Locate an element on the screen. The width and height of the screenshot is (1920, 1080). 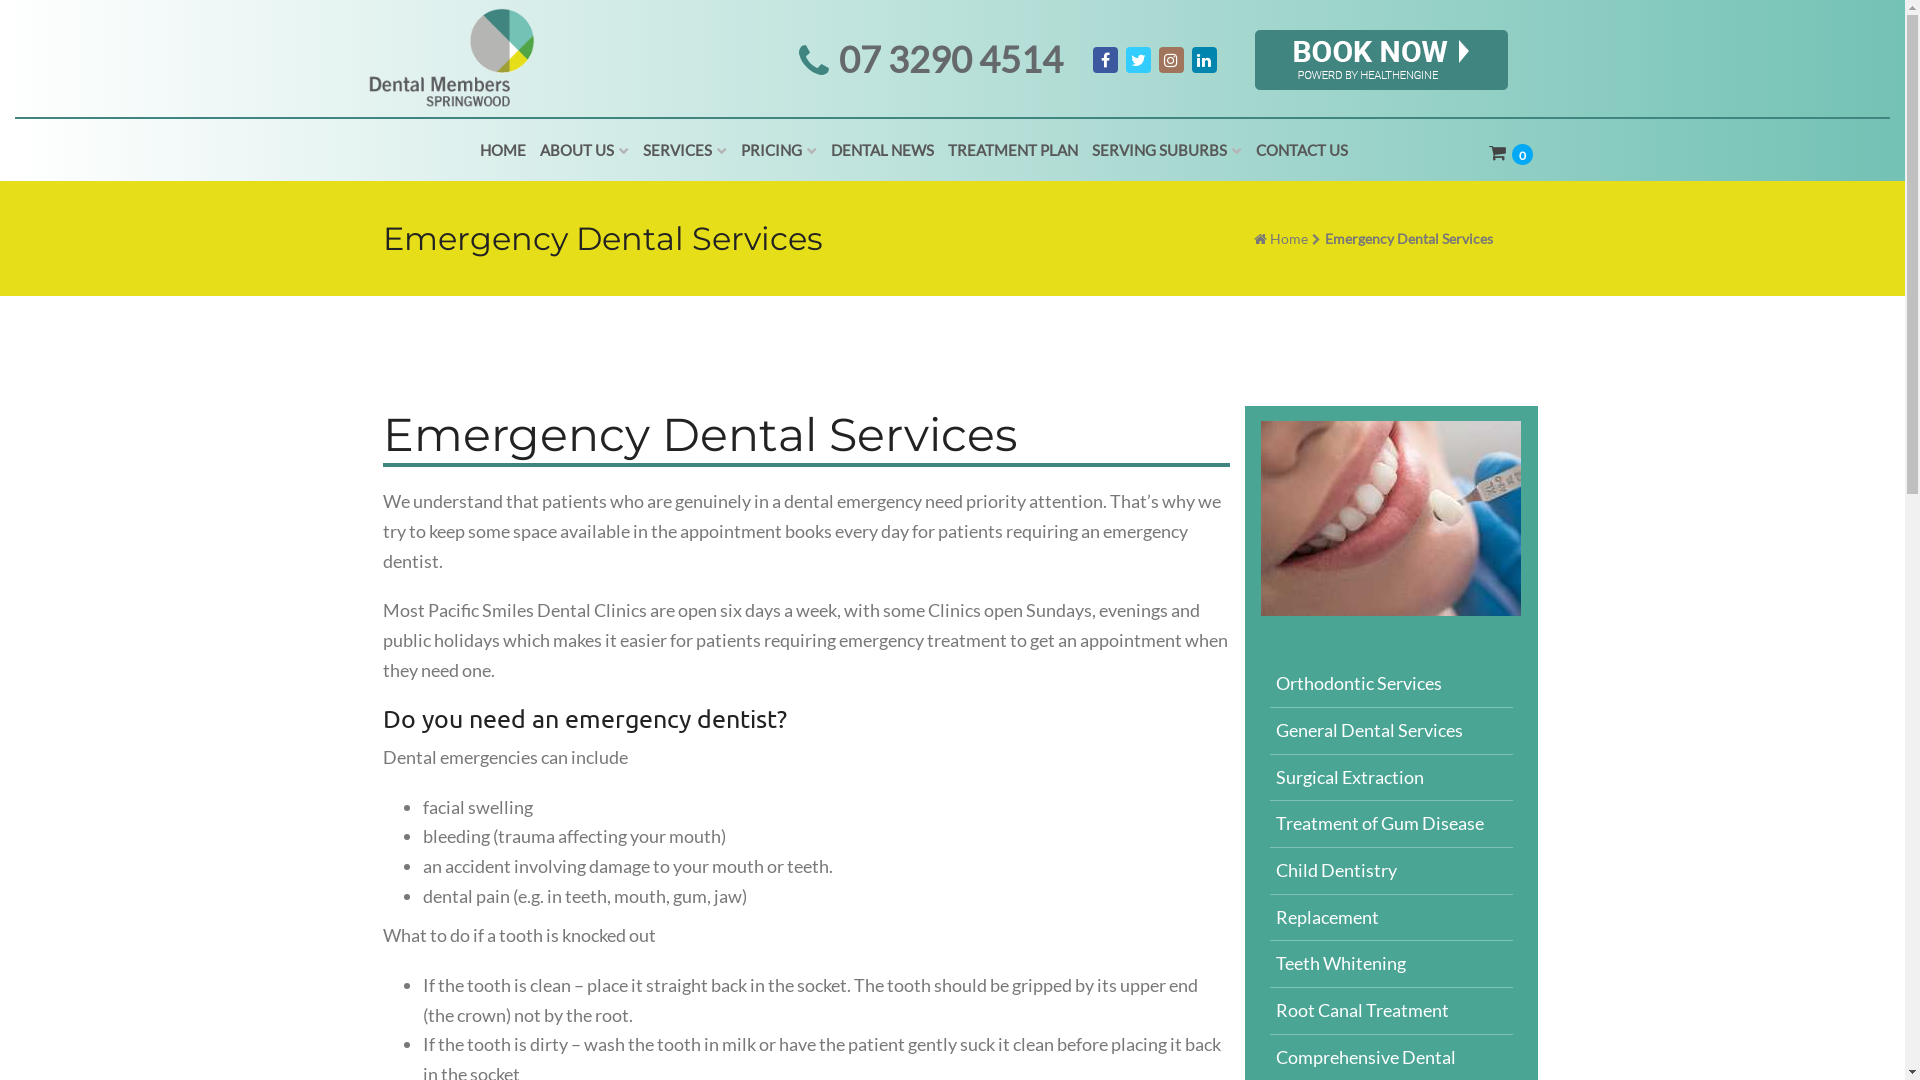
'HOME' is located at coordinates (503, 149).